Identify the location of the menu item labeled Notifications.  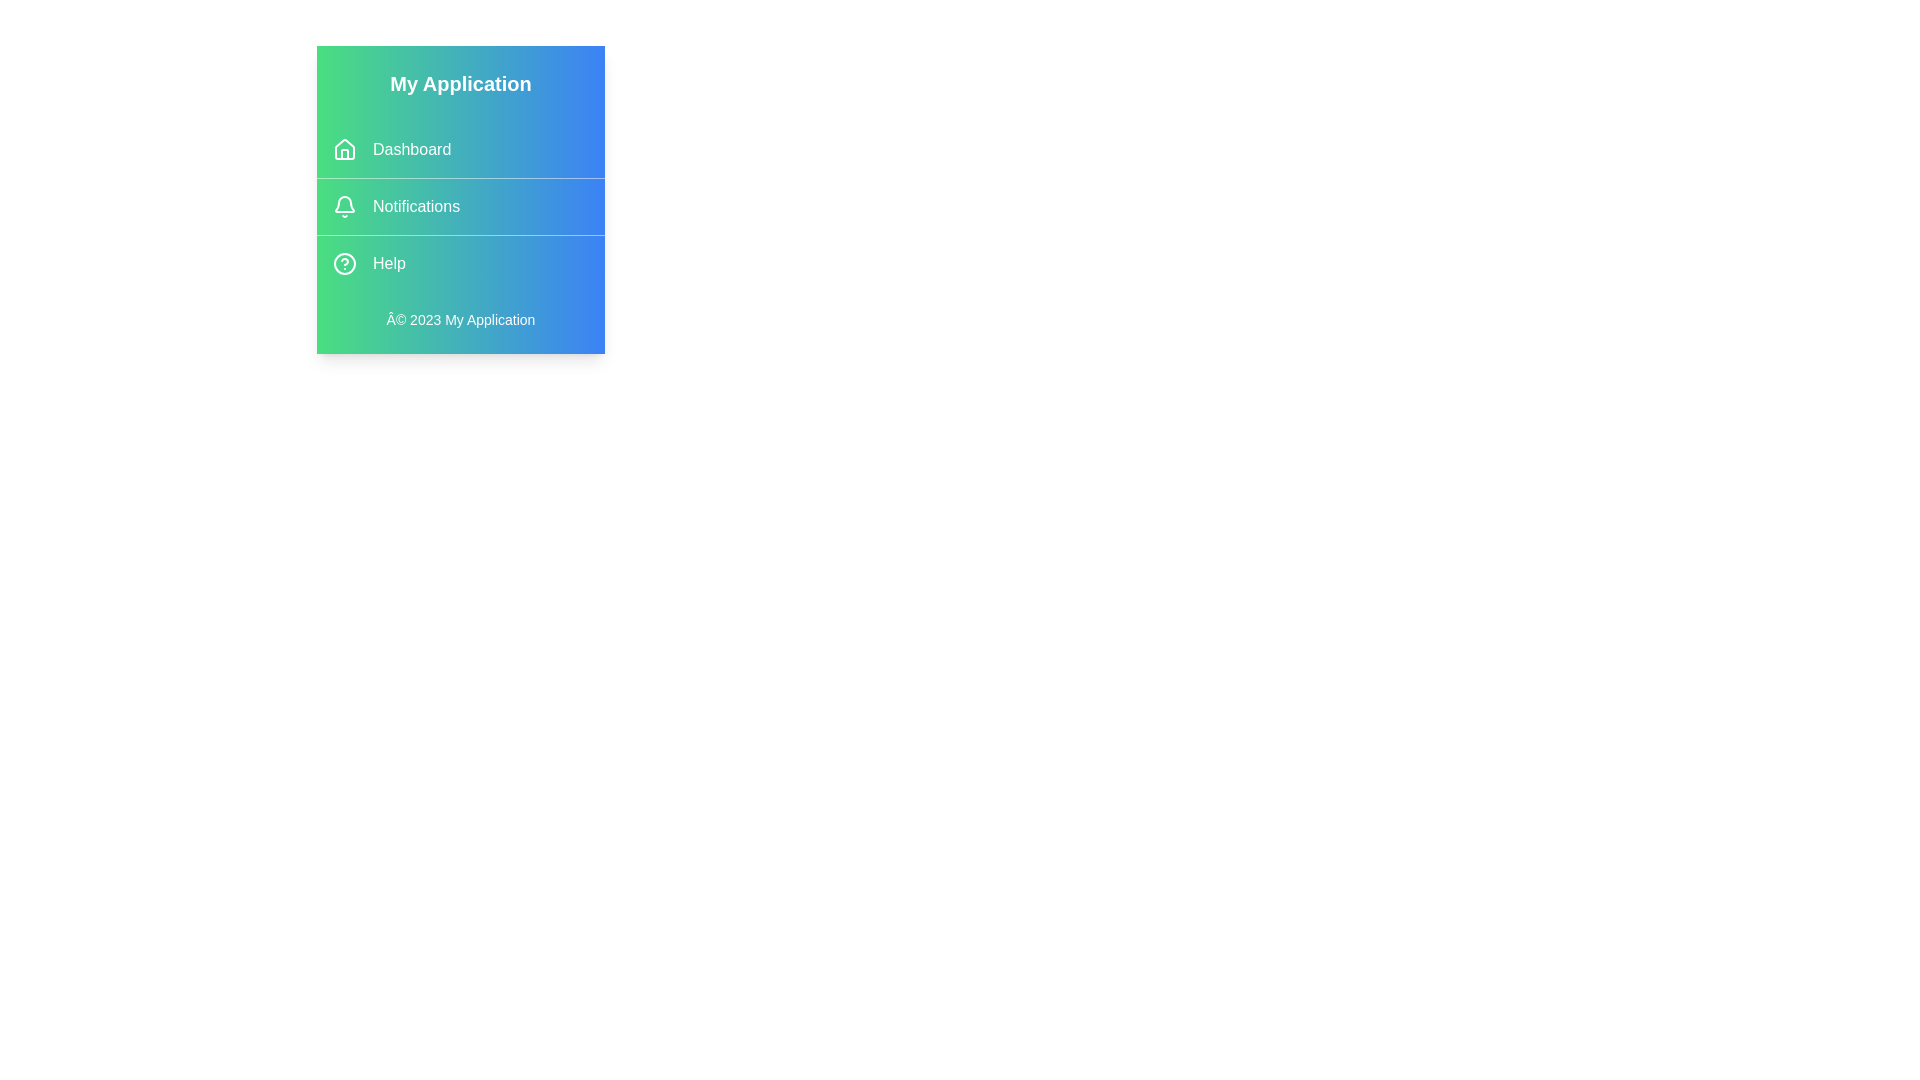
(459, 207).